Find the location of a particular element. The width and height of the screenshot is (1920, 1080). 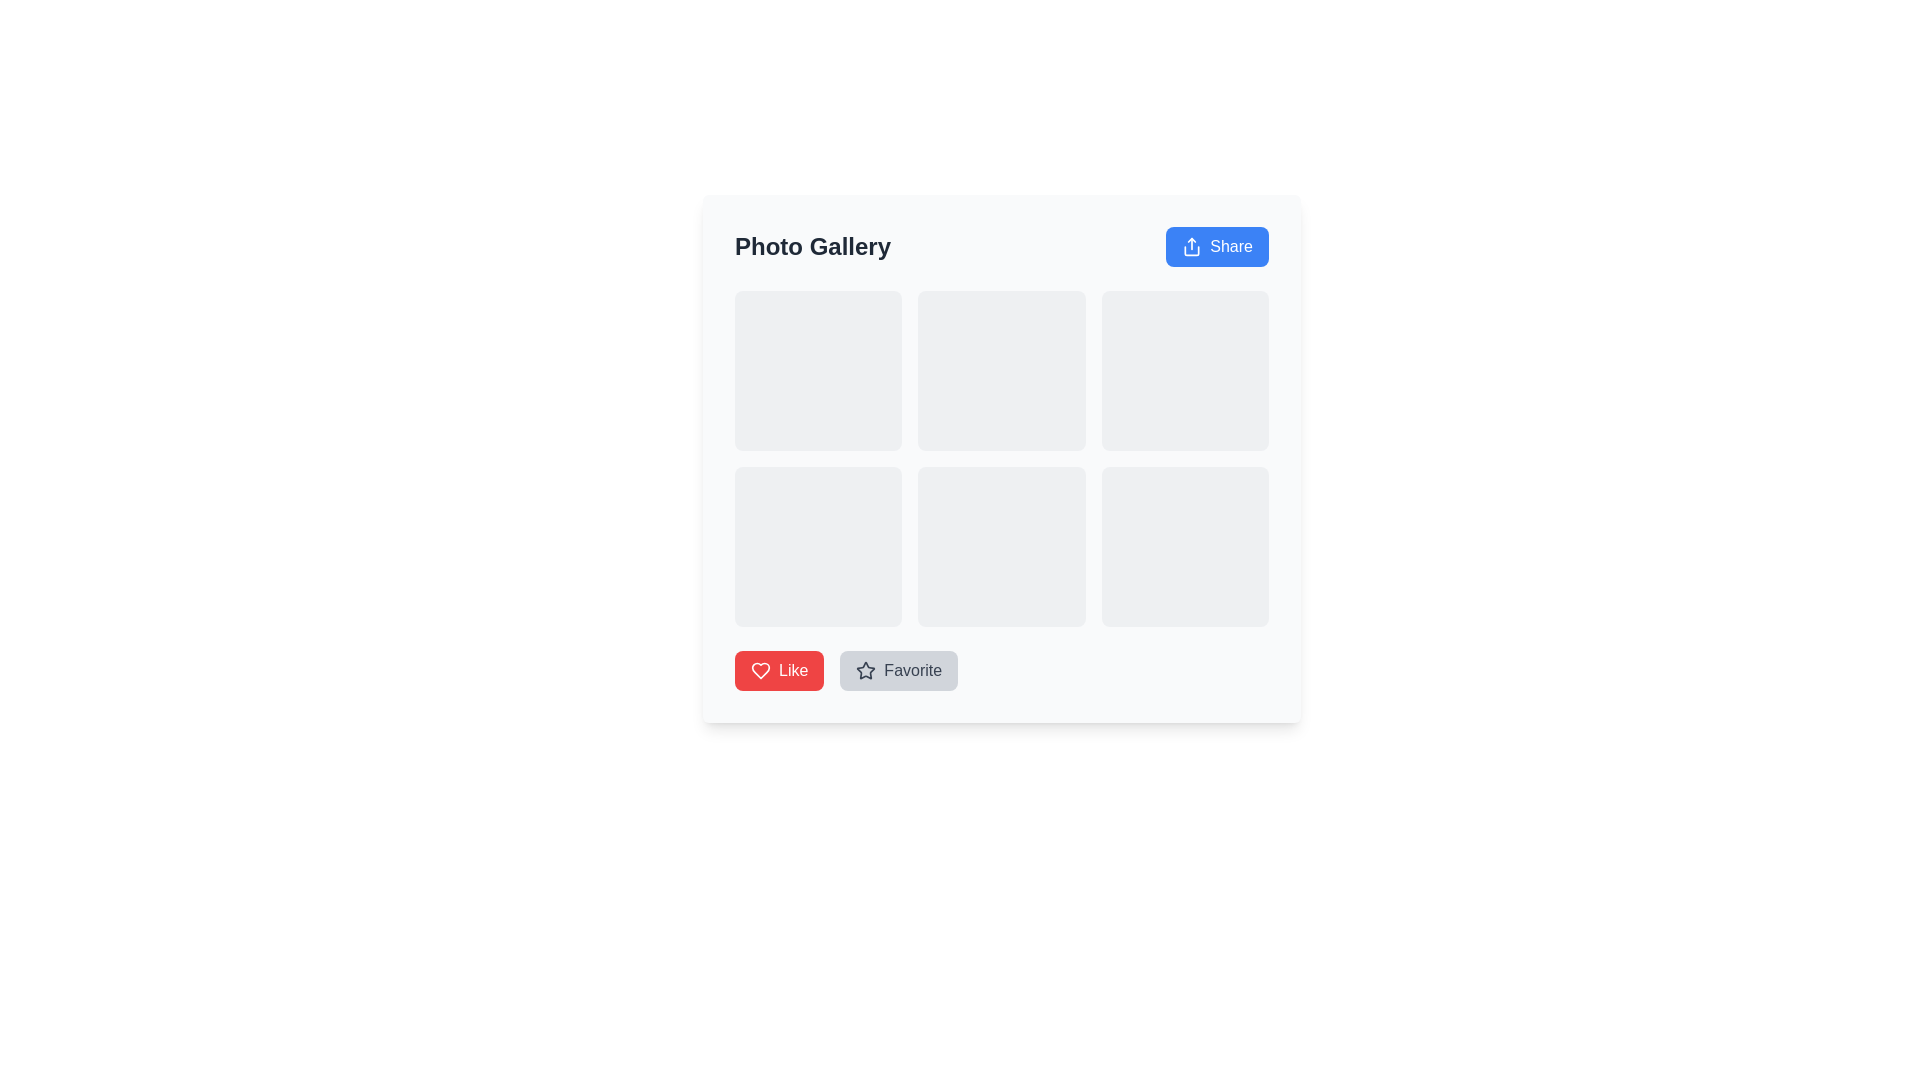

the blue rectangular 'Share' button with rounded edges located in the upper right corner of the 'Photo Gallery' section is located at coordinates (1216, 245).